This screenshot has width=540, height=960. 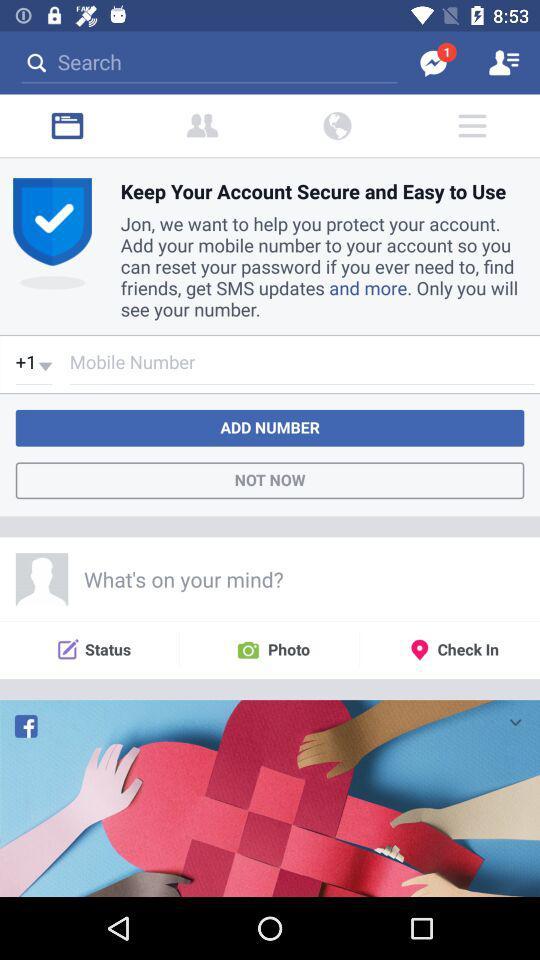 I want to click on the button which is below add number, so click(x=270, y=480).